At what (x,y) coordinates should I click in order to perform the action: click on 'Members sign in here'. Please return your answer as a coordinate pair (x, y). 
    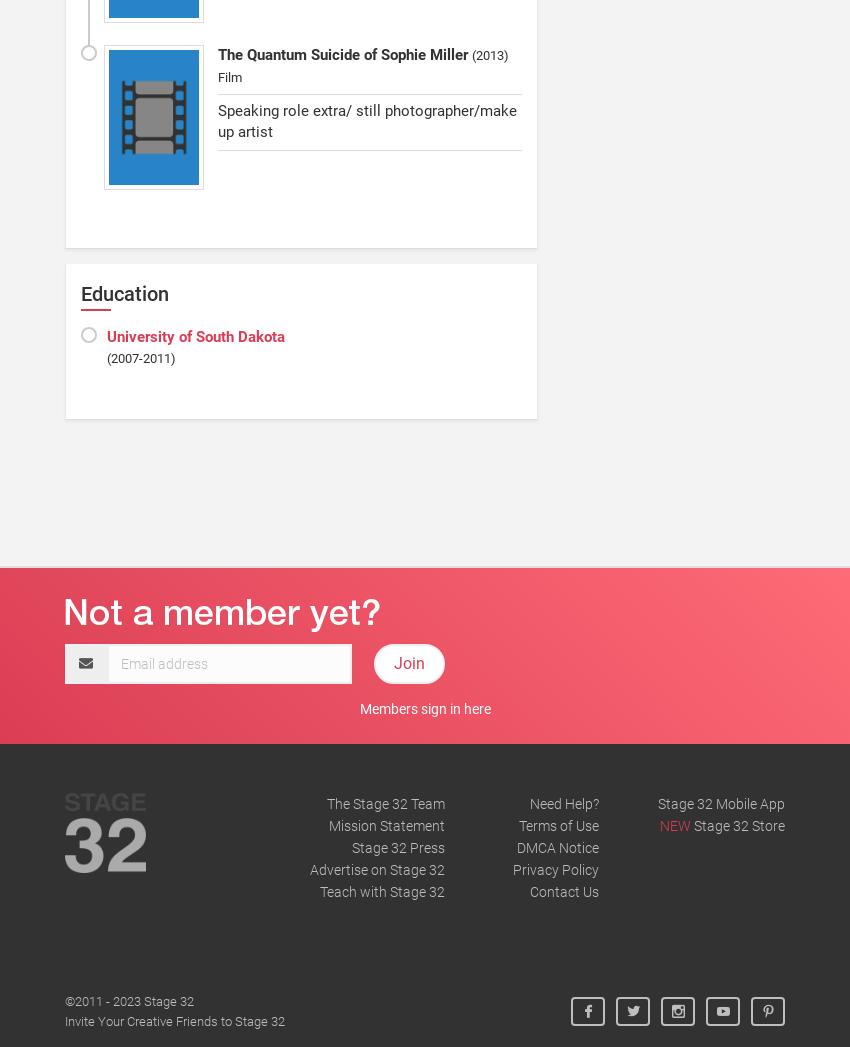
    Looking at the image, I should click on (424, 706).